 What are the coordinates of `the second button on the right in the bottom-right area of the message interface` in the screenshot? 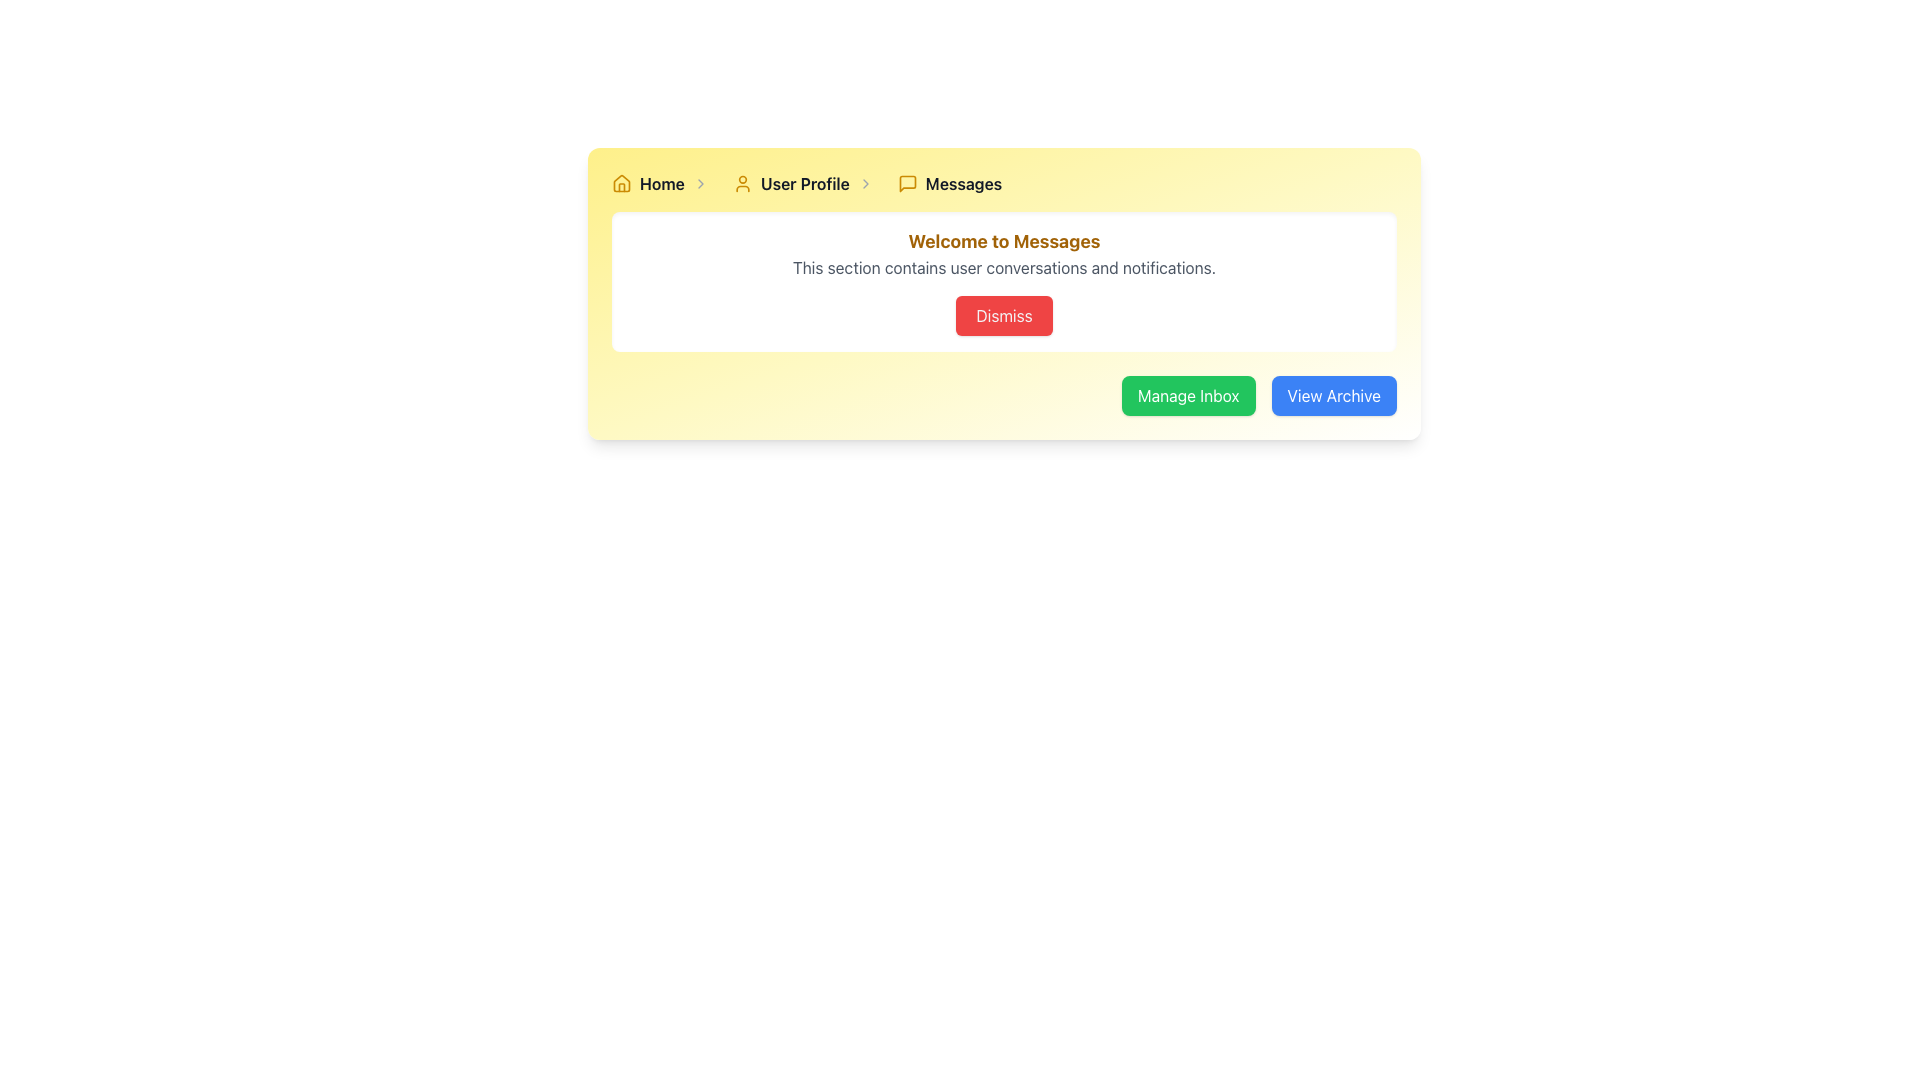 It's located at (1334, 396).